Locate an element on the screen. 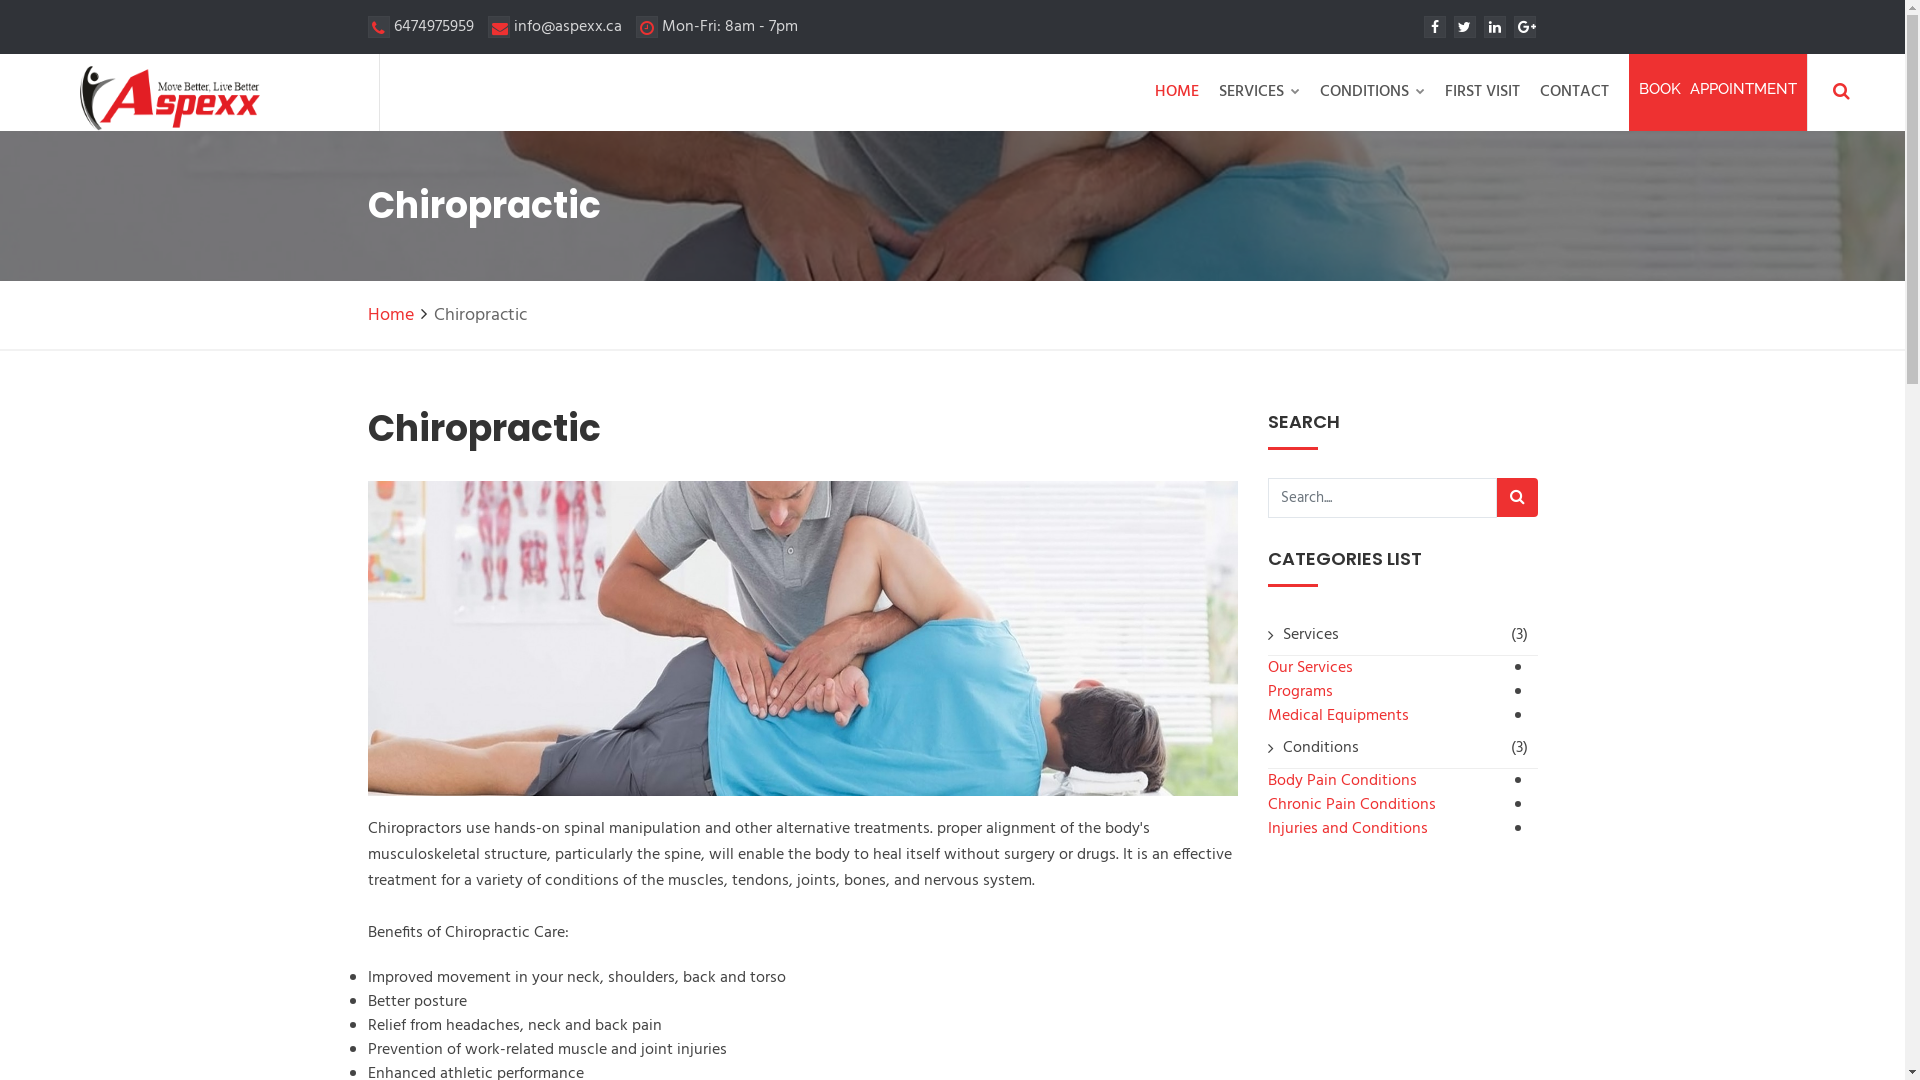  'HOME' is located at coordinates (1176, 92).